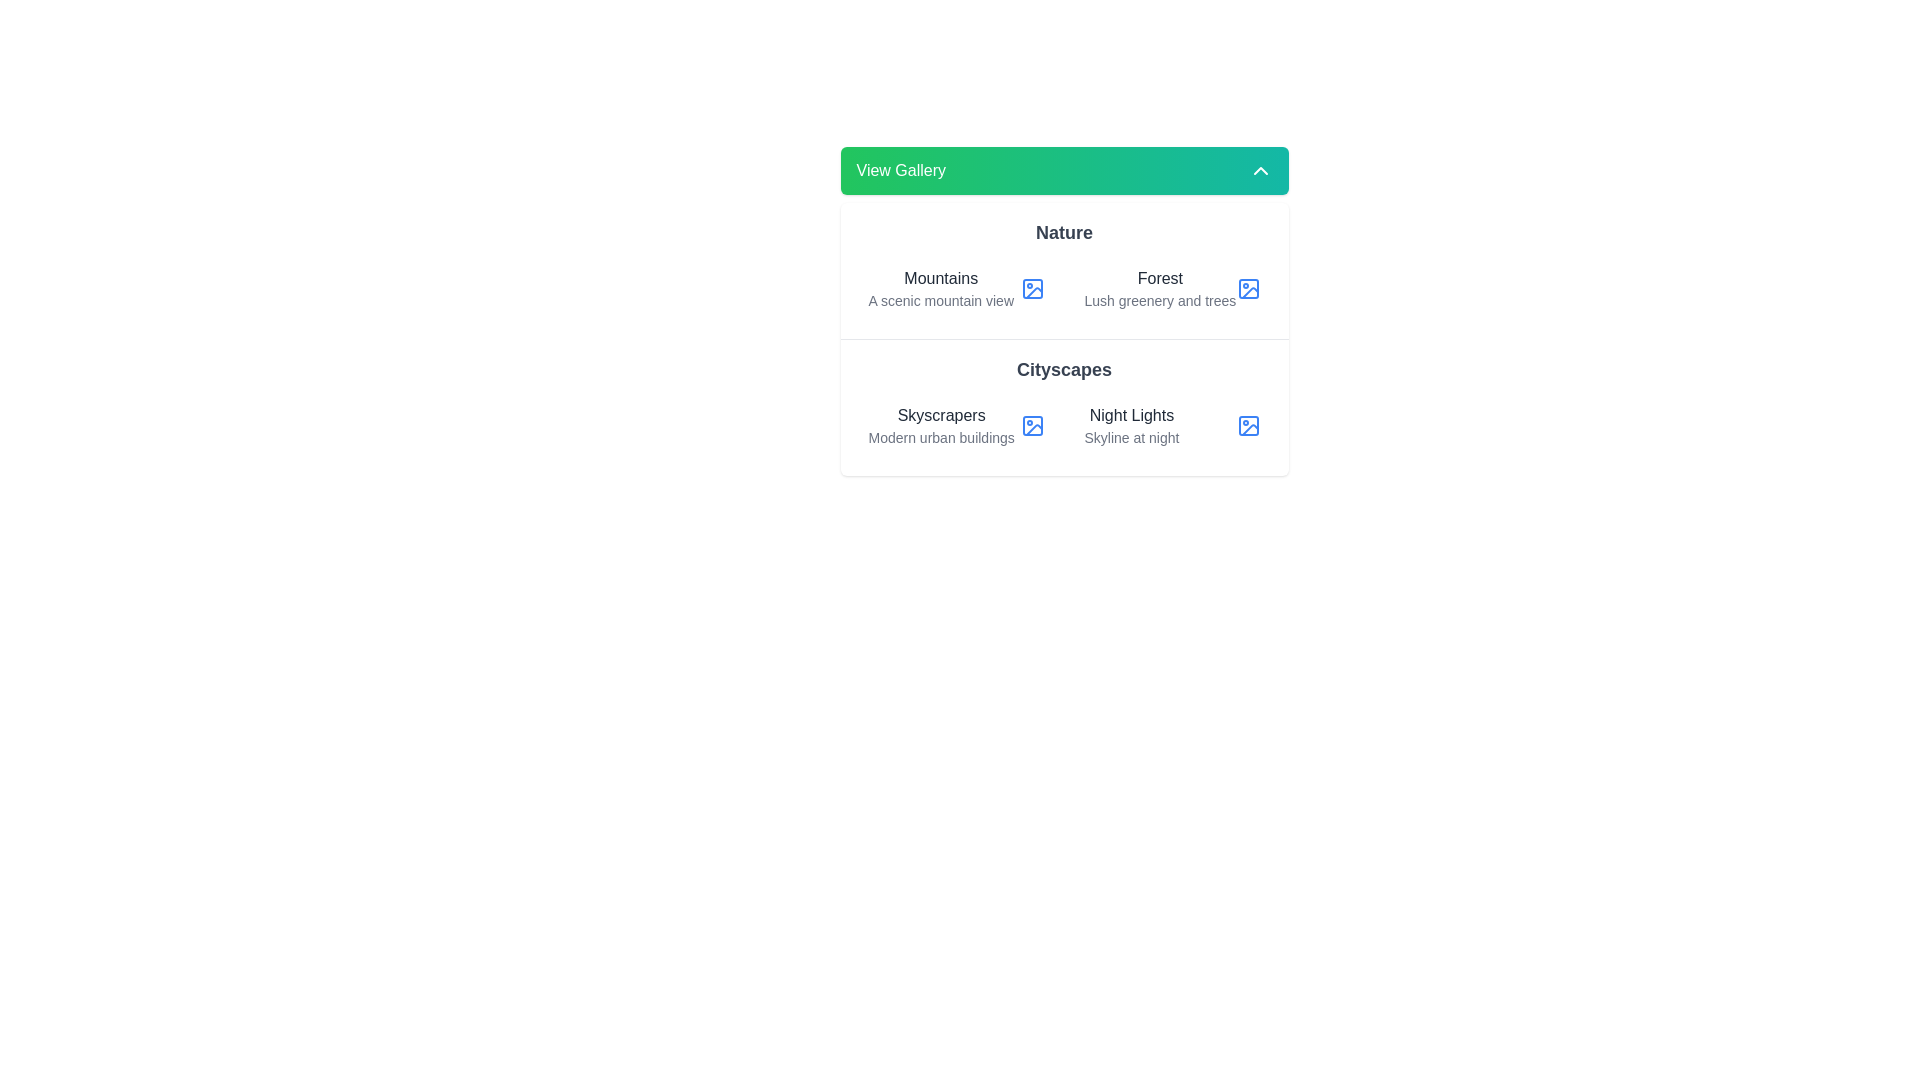 The width and height of the screenshot is (1920, 1080). I want to click on the 'Mountains' text label in the 'Nature' section, which is positioned at the top-left corner above the description text 'A scenic mountain view', so click(940, 278).